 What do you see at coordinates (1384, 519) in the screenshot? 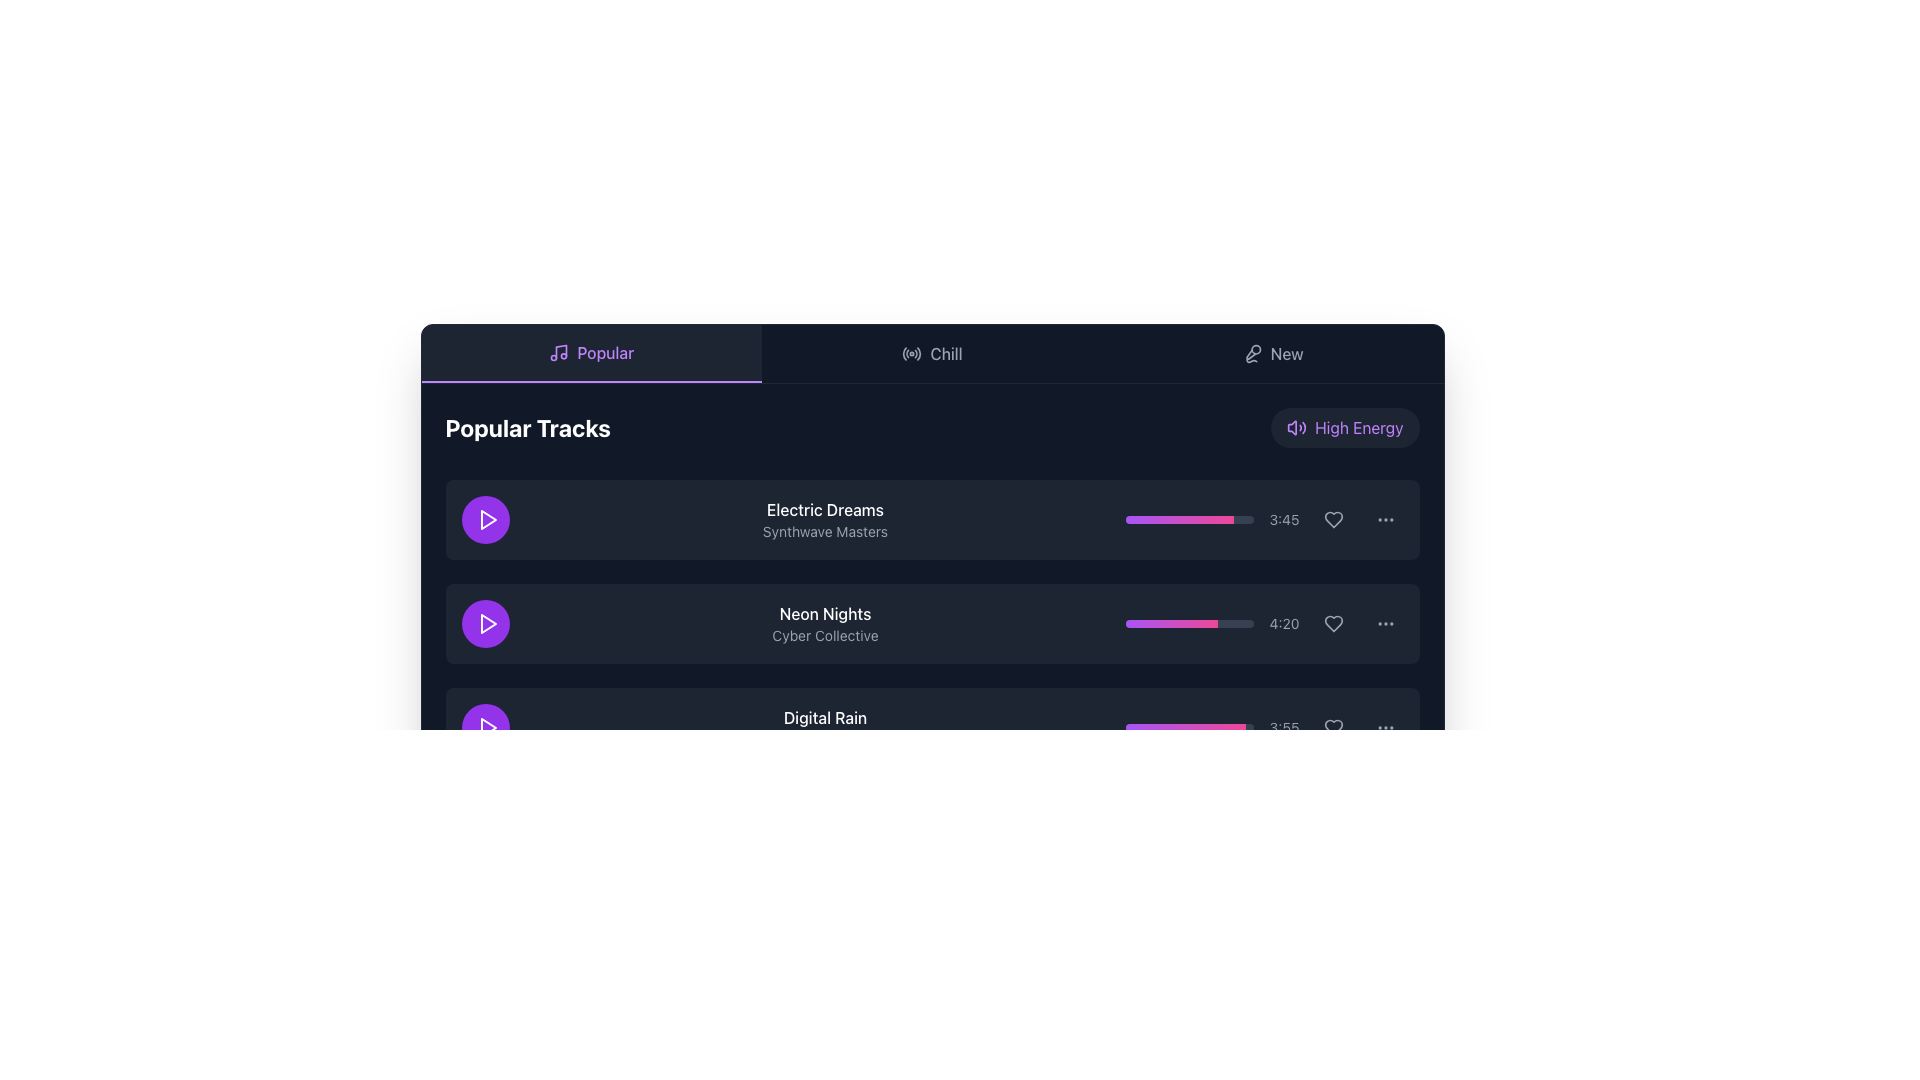
I see `the button with an ellipsis icon located on the right edge of the track information row, adjacent to the '3:45' duration text` at bounding box center [1384, 519].